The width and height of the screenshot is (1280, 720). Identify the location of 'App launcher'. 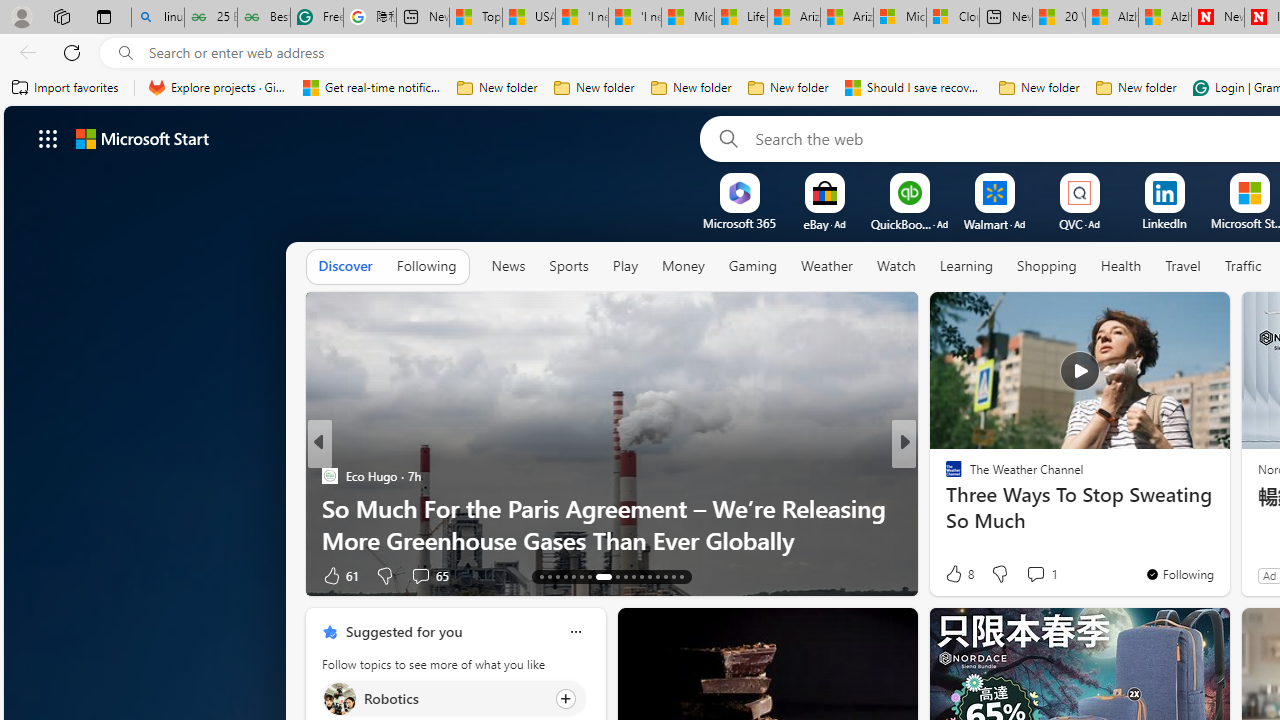
(48, 137).